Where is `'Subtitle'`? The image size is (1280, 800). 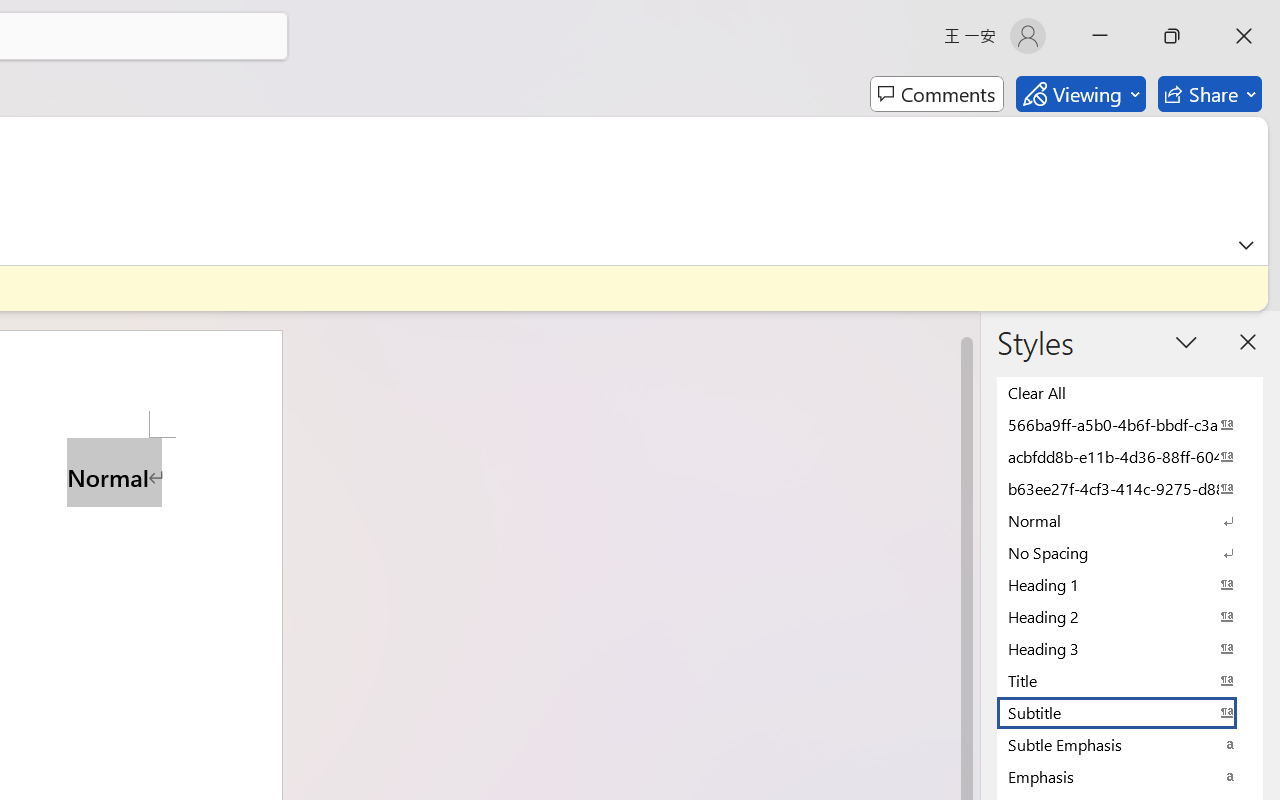
'Subtitle' is located at coordinates (1130, 711).